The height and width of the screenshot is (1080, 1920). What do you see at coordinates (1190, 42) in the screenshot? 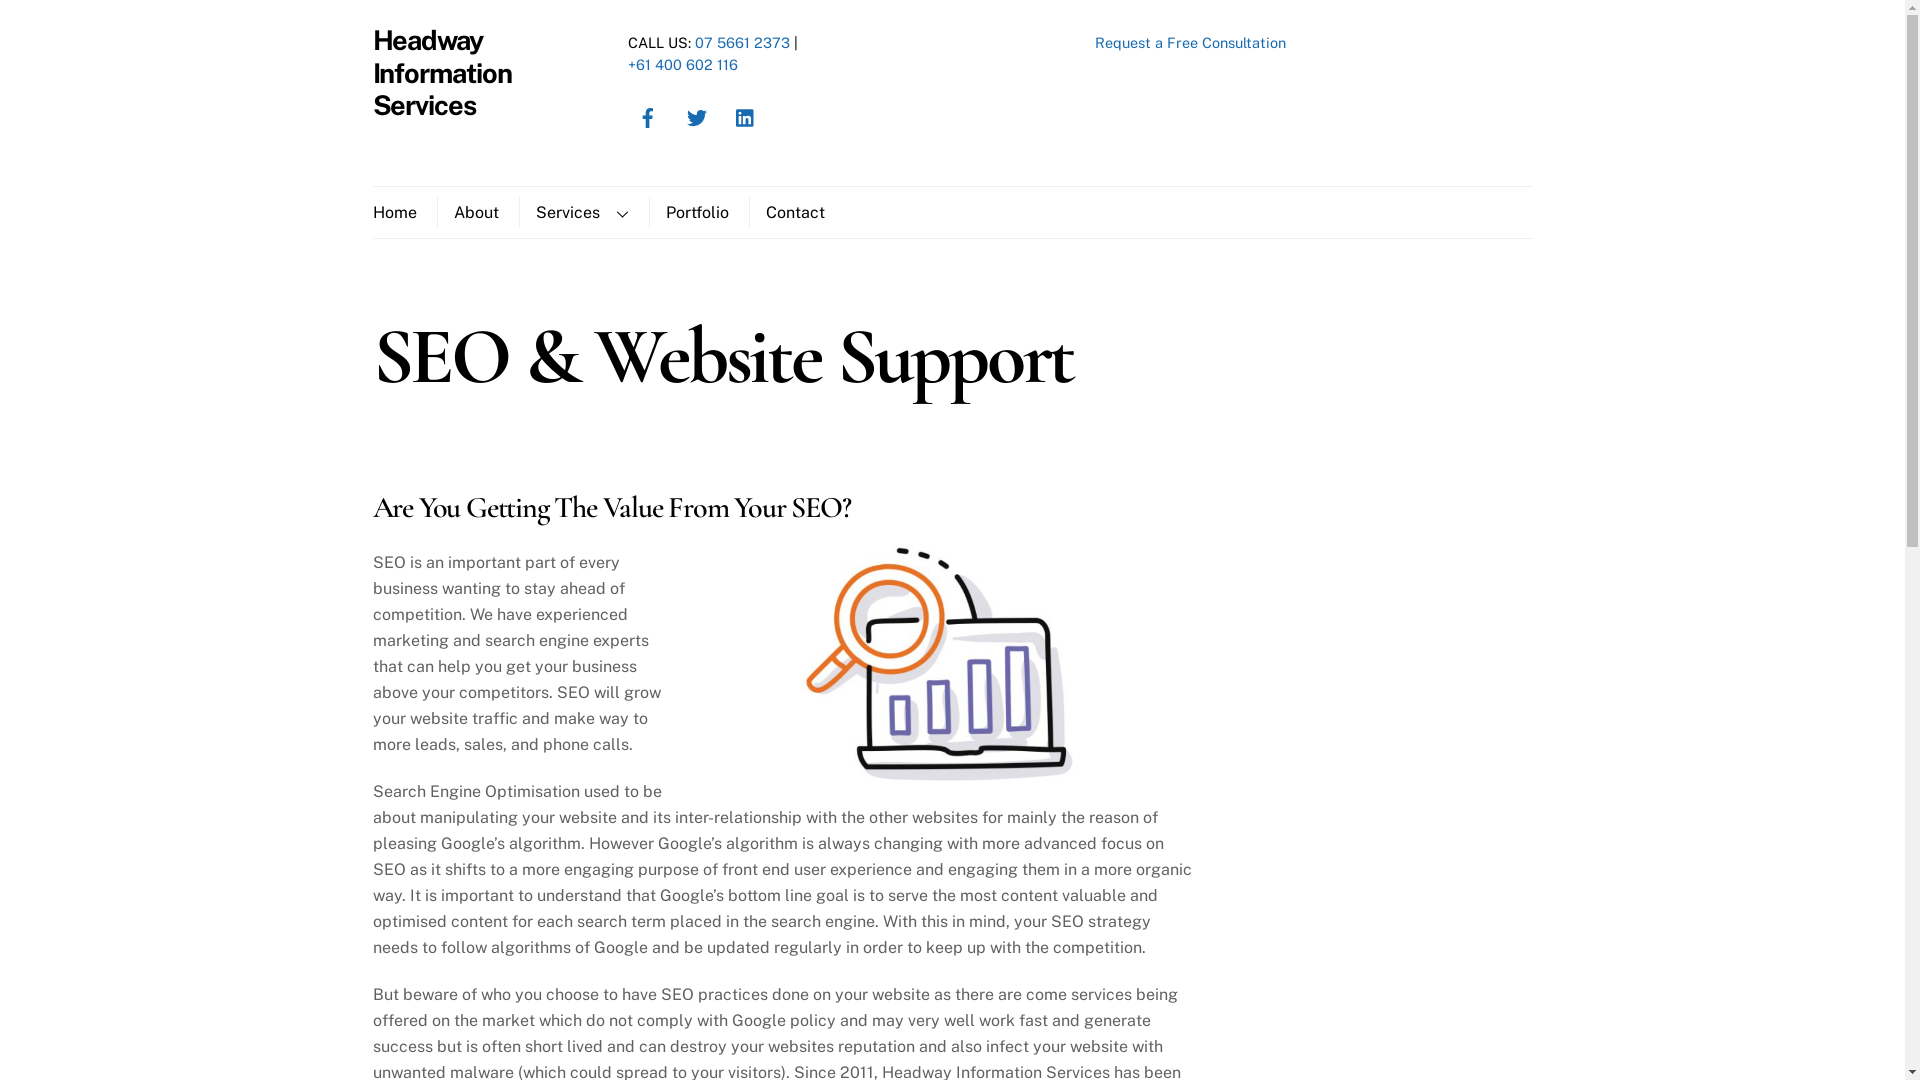
I see `'Request a Free Consultation'` at bounding box center [1190, 42].